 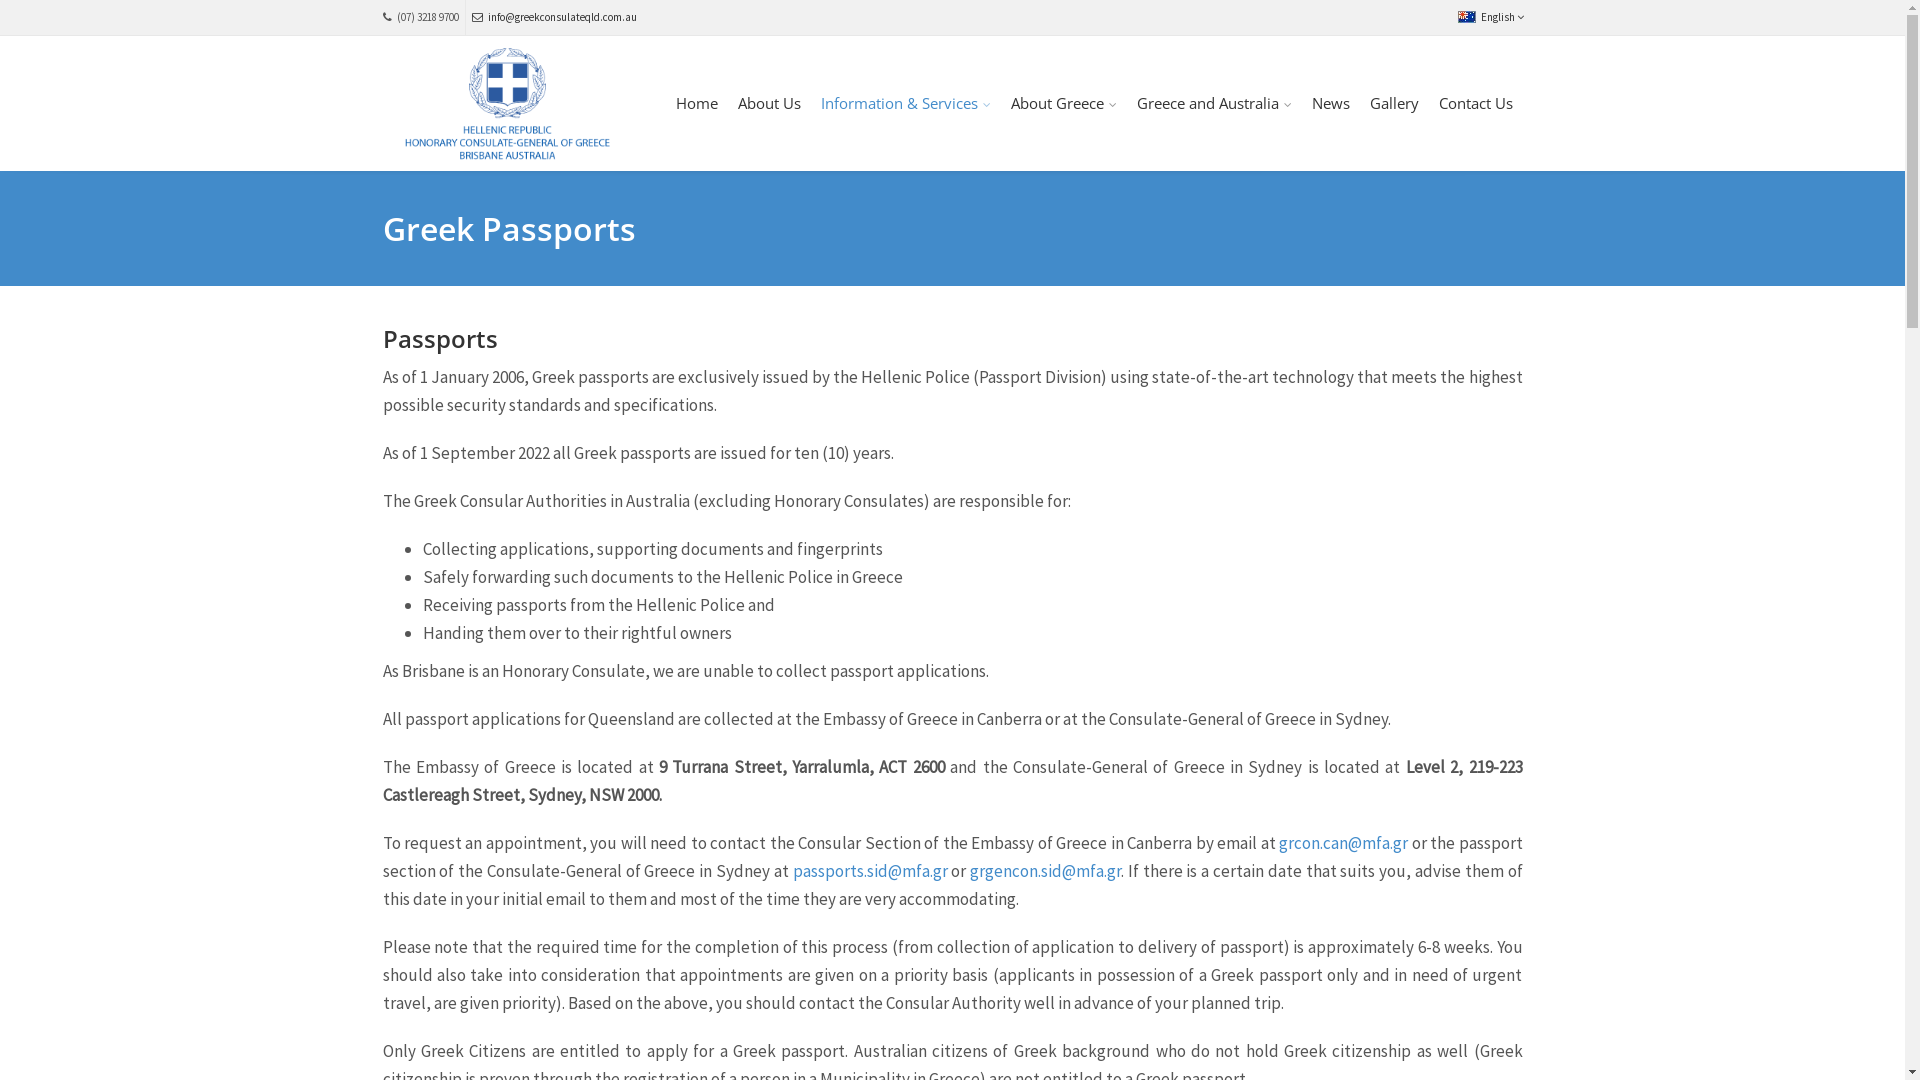 I want to click on 'English', so click(x=1491, y=17).